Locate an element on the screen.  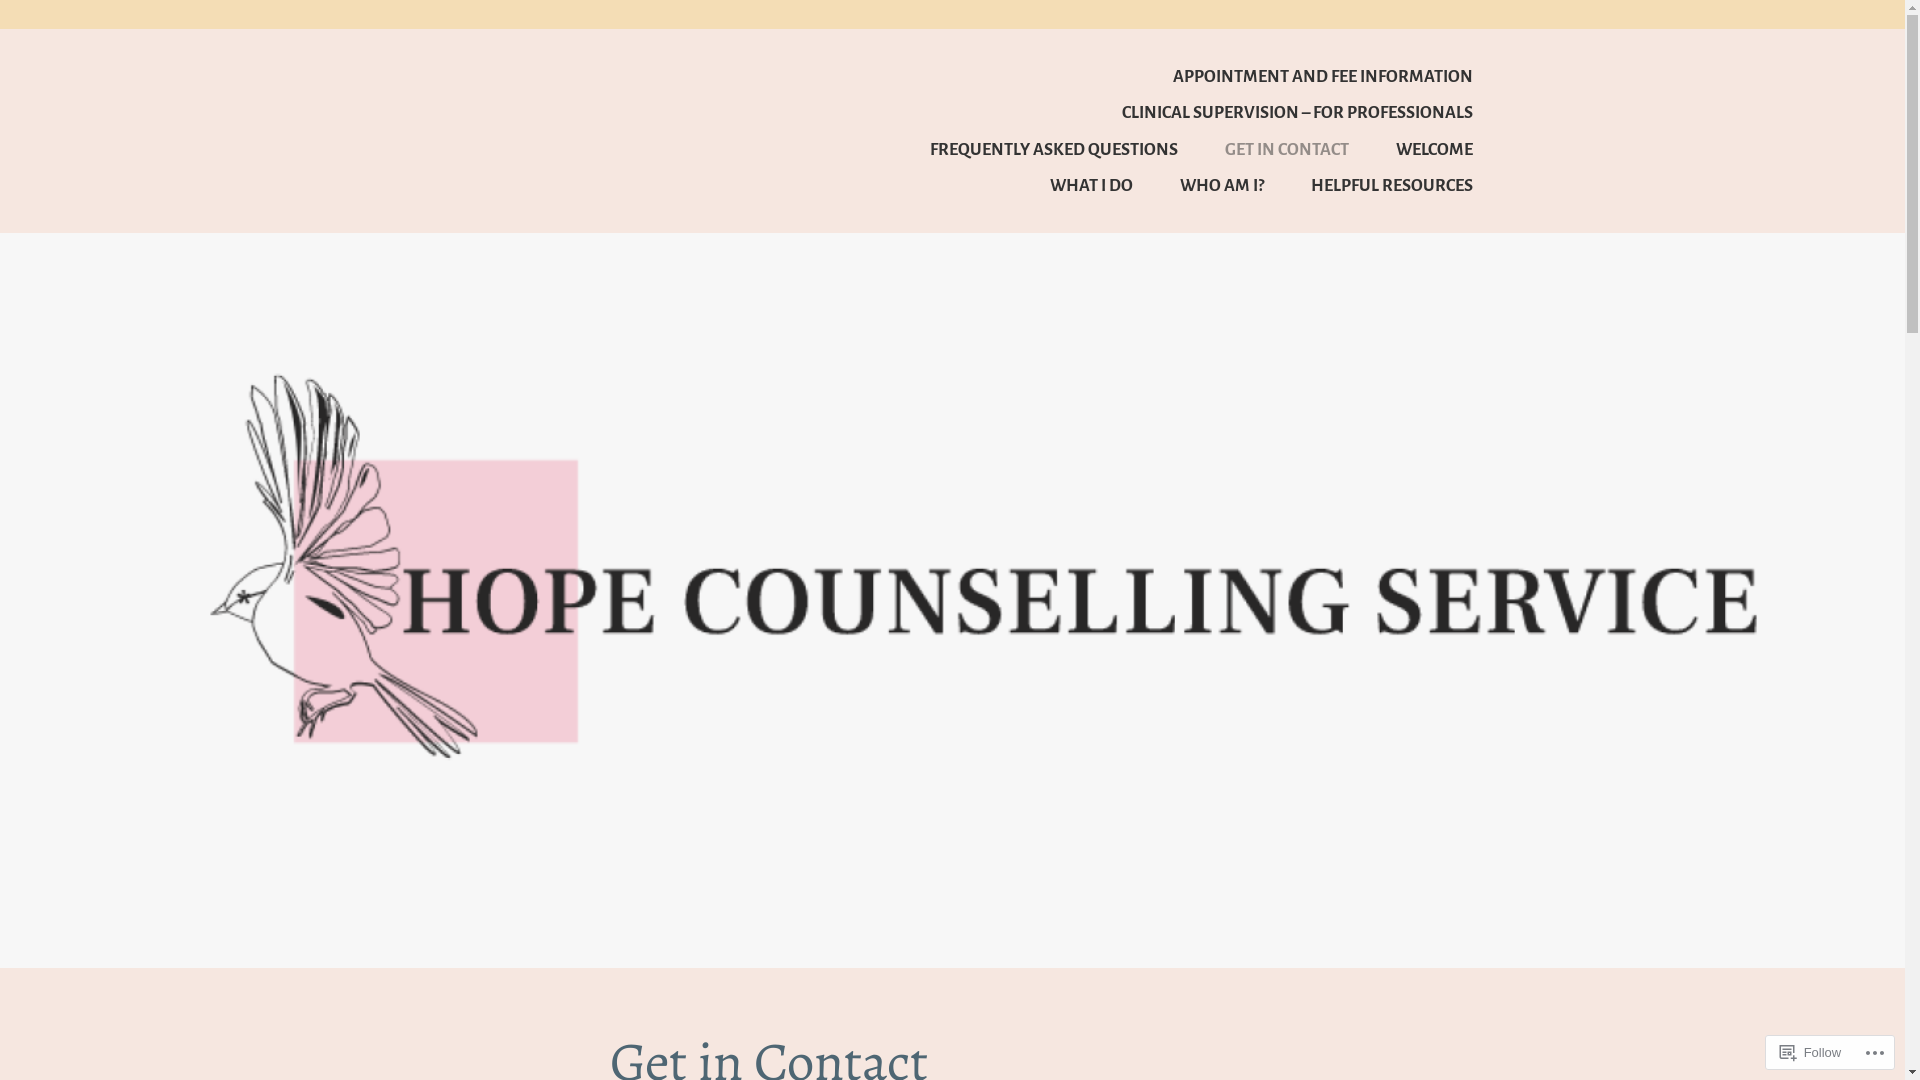
'APPOINTMENT AND FEE INFORMATION' is located at coordinates (1300, 75).